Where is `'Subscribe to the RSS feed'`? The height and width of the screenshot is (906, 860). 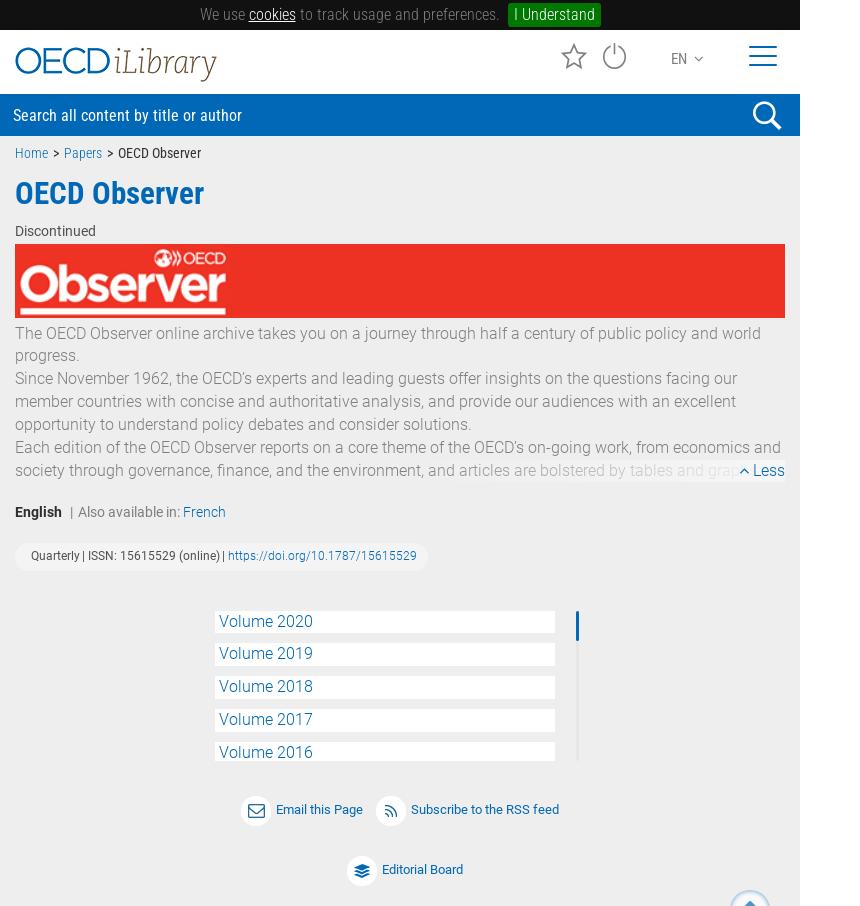
'Subscribe to the RSS feed' is located at coordinates (484, 809).